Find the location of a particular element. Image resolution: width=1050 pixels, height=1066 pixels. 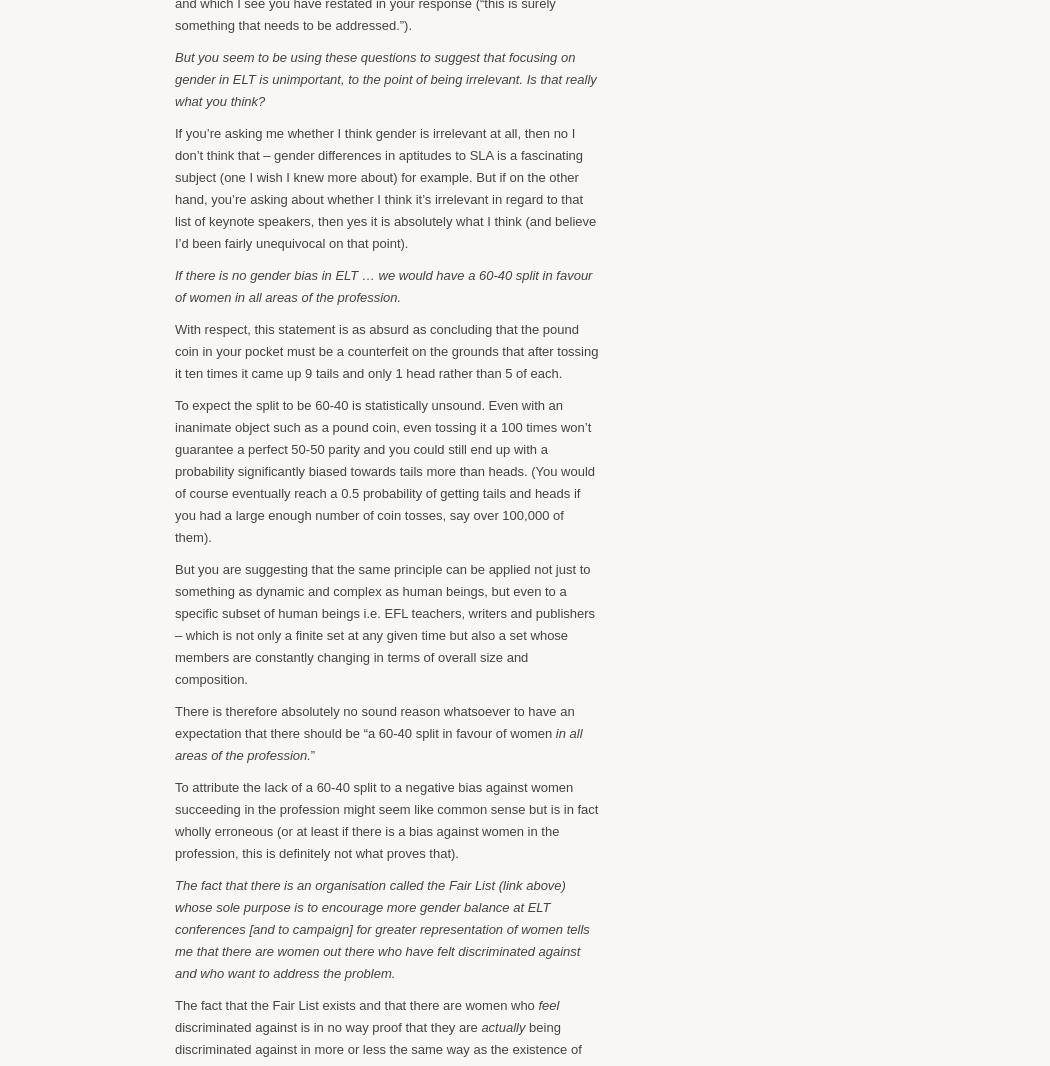

'If you’re asking me whether I think gender is irrelevant at all, then no I don’t think that – gender differences in aptitudes to SLA is a fascinating subject (one I wish I knew more about) for example. But if on the other hand, you’re asking about whether I think it’s irrelevant in regard to that list of keynote speakers, then yes it is absolutely what I think (and believe I’d been fairly unequivocal on that point).' is located at coordinates (385, 186).